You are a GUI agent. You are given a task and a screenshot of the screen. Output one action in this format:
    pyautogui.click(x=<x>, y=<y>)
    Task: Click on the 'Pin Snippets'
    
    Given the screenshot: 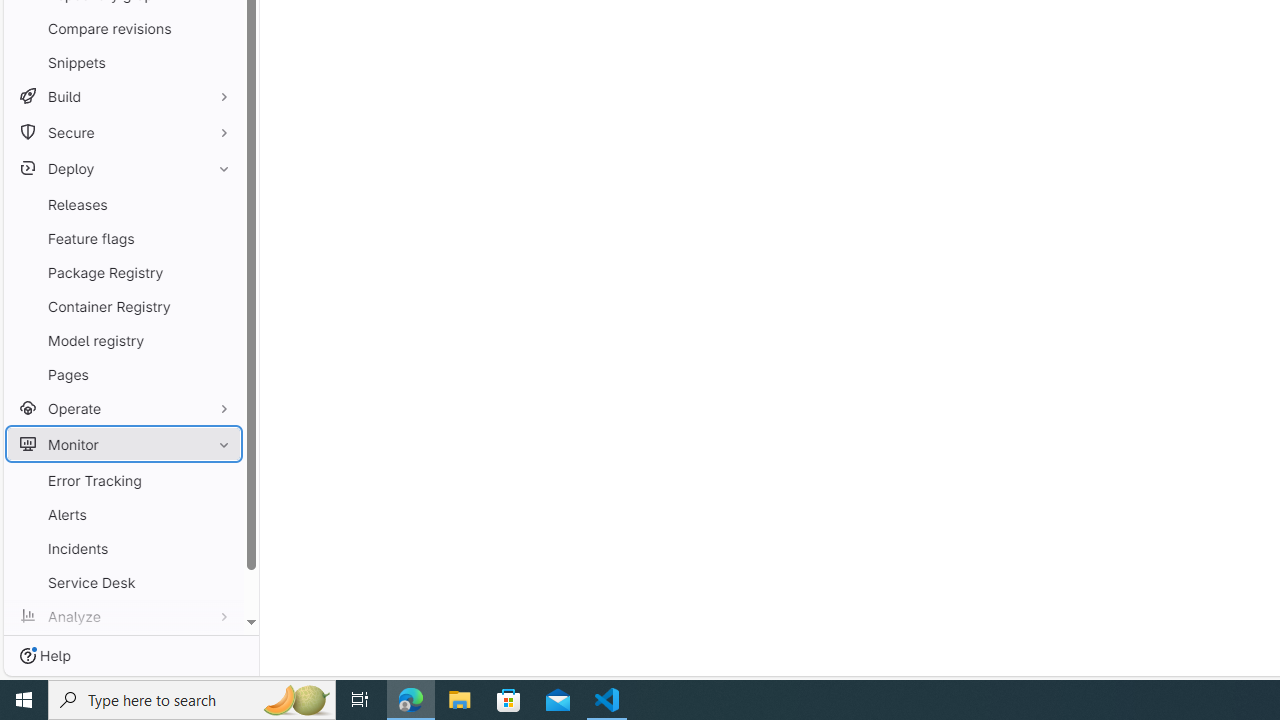 What is the action you would take?
    pyautogui.click(x=219, y=61)
    